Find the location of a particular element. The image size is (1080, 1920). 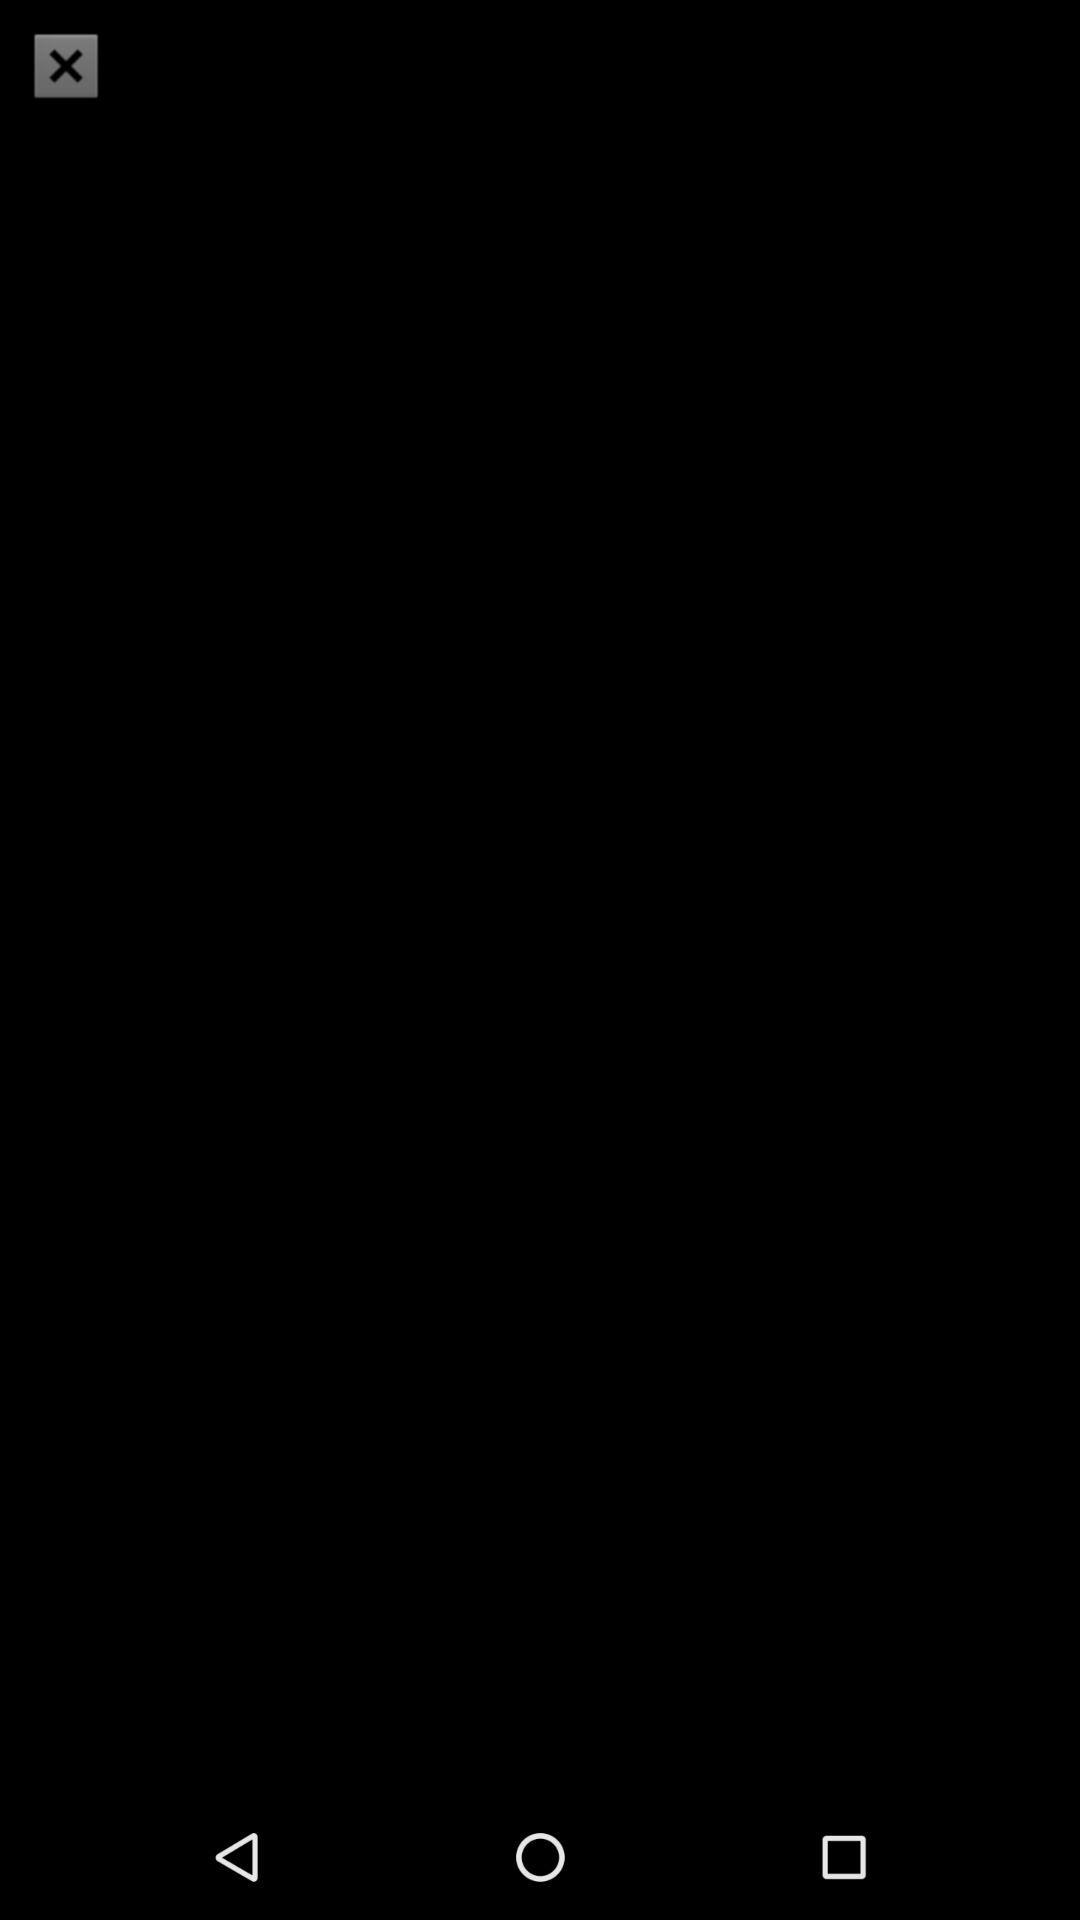

the close icon is located at coordinates (64, 70).